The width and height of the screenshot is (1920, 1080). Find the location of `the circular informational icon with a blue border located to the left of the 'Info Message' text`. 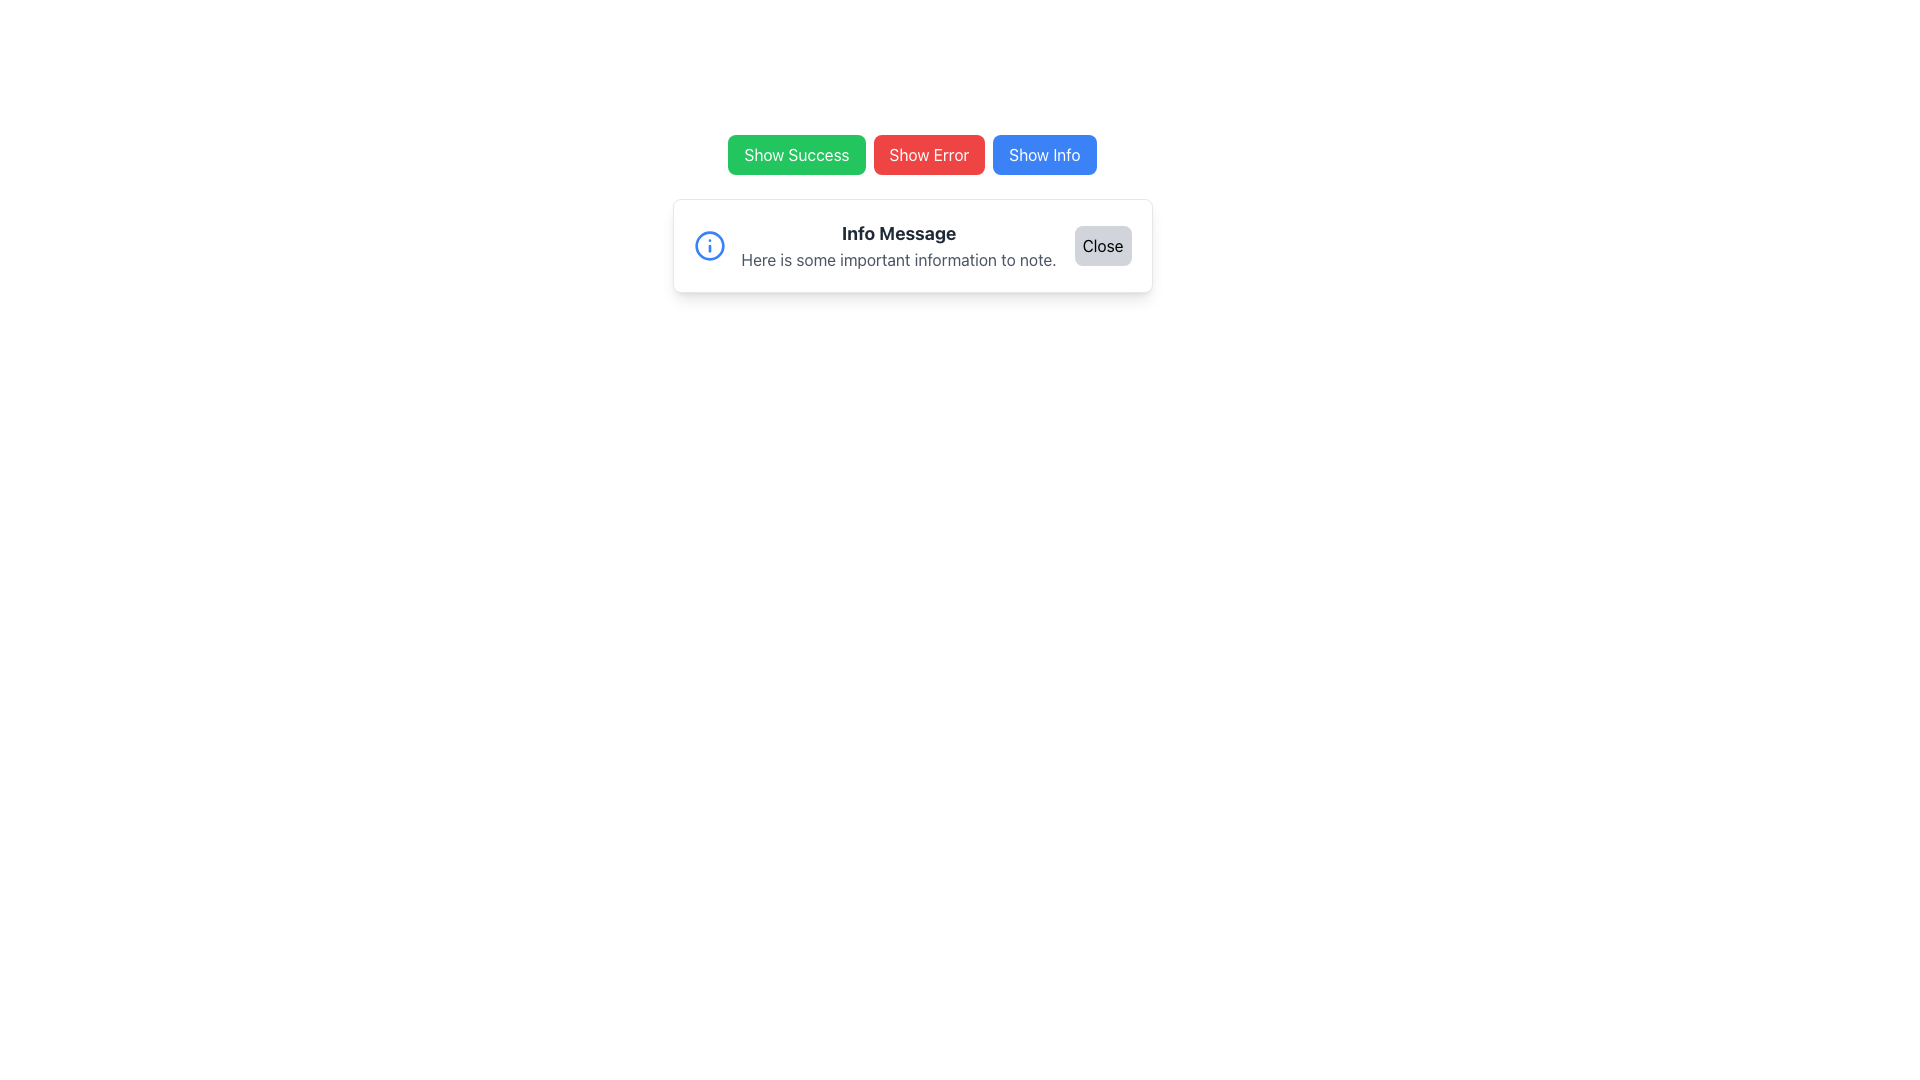

the circular informational icon with a blue border located to the left of the 'Info Message' text is located at coordinates (709, 245).